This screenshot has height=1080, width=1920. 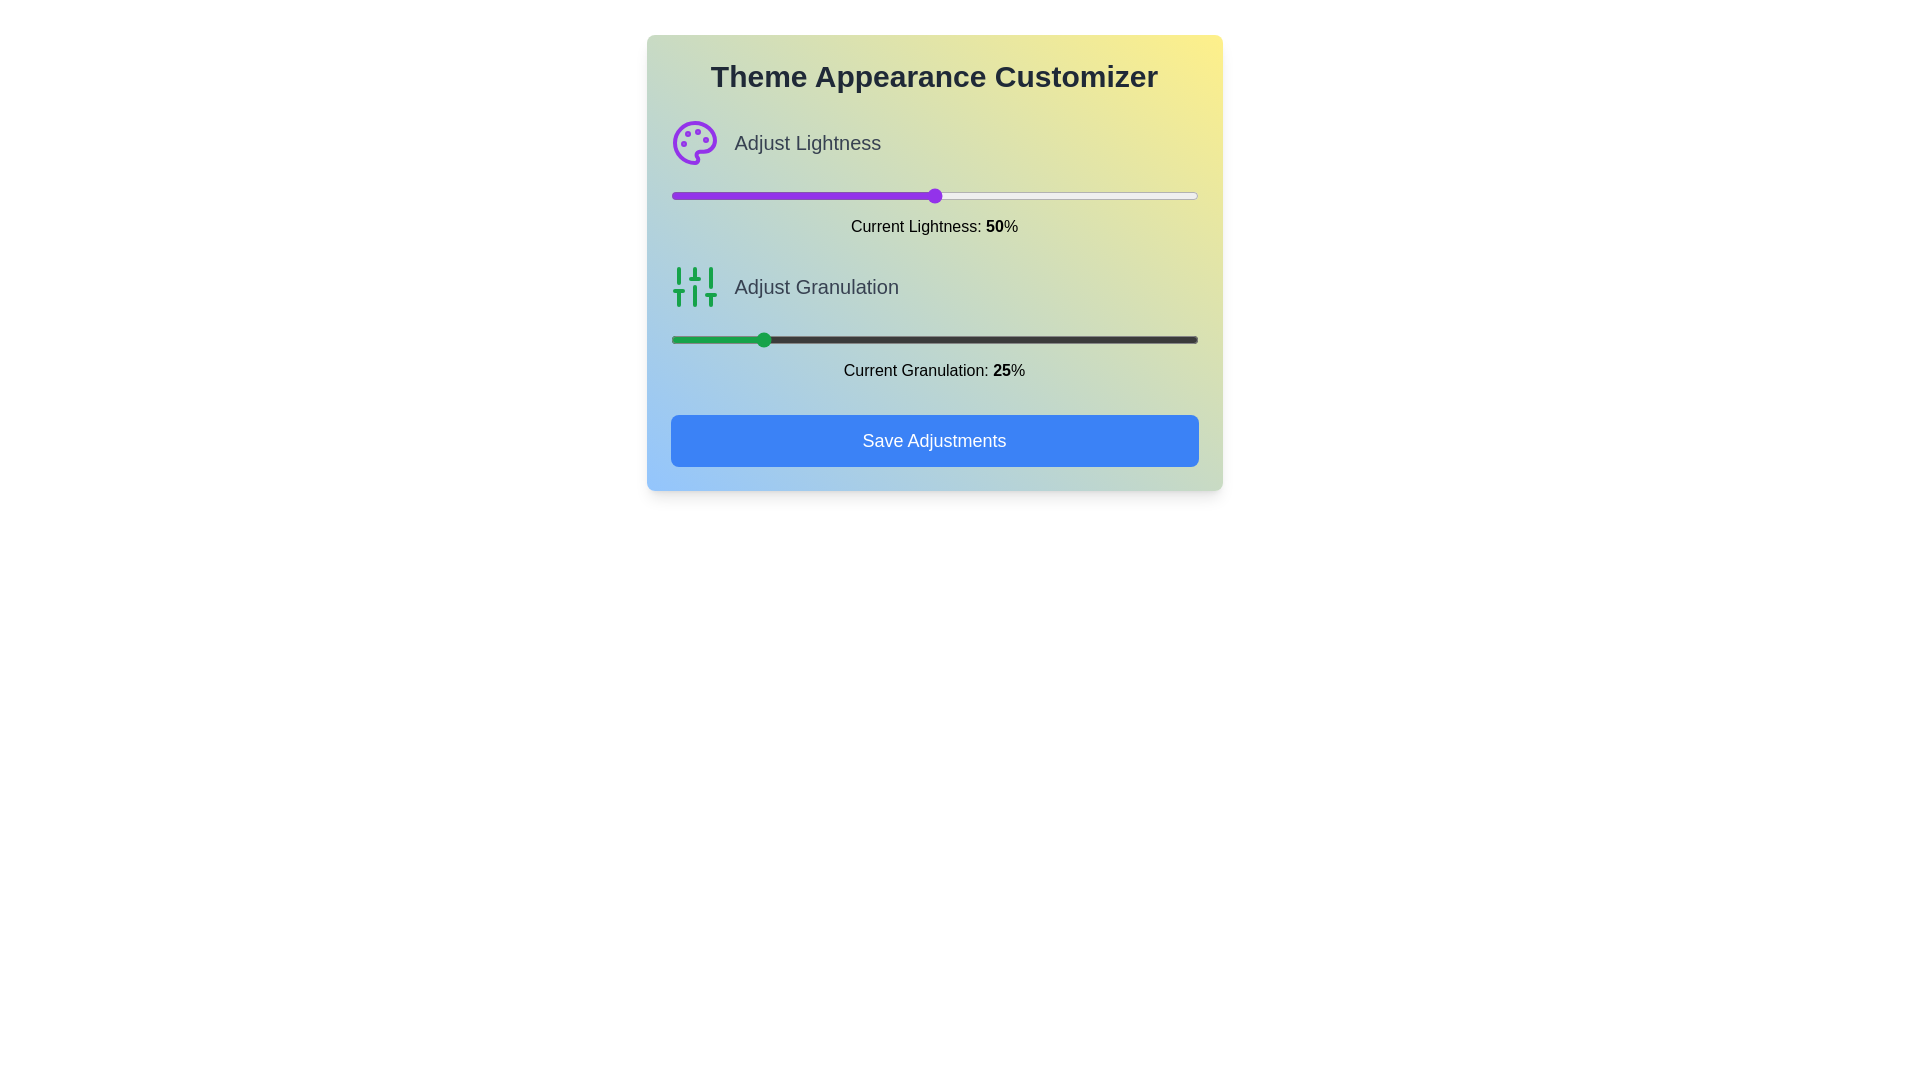 I want to click on the lightness slider to 0%, so click(x=670, y=196).